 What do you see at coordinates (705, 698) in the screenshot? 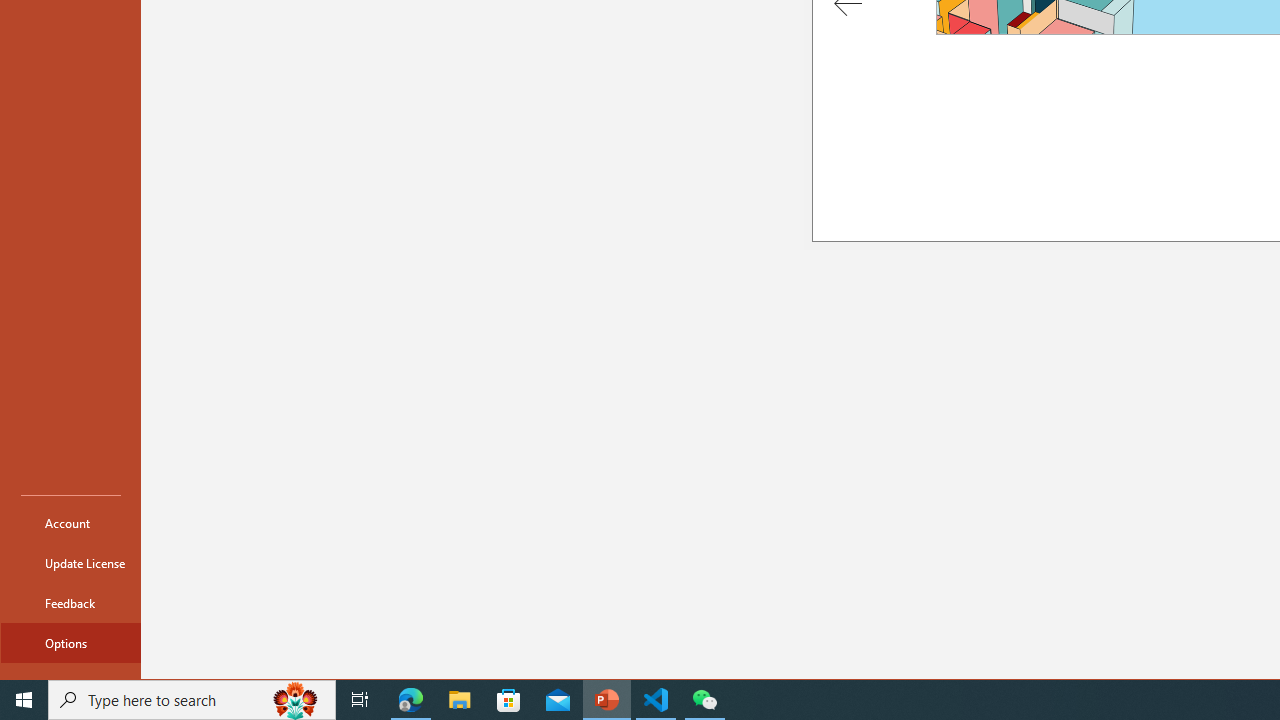
I see `'WeChat - 1 running window'` at bounding box center [705, 698].